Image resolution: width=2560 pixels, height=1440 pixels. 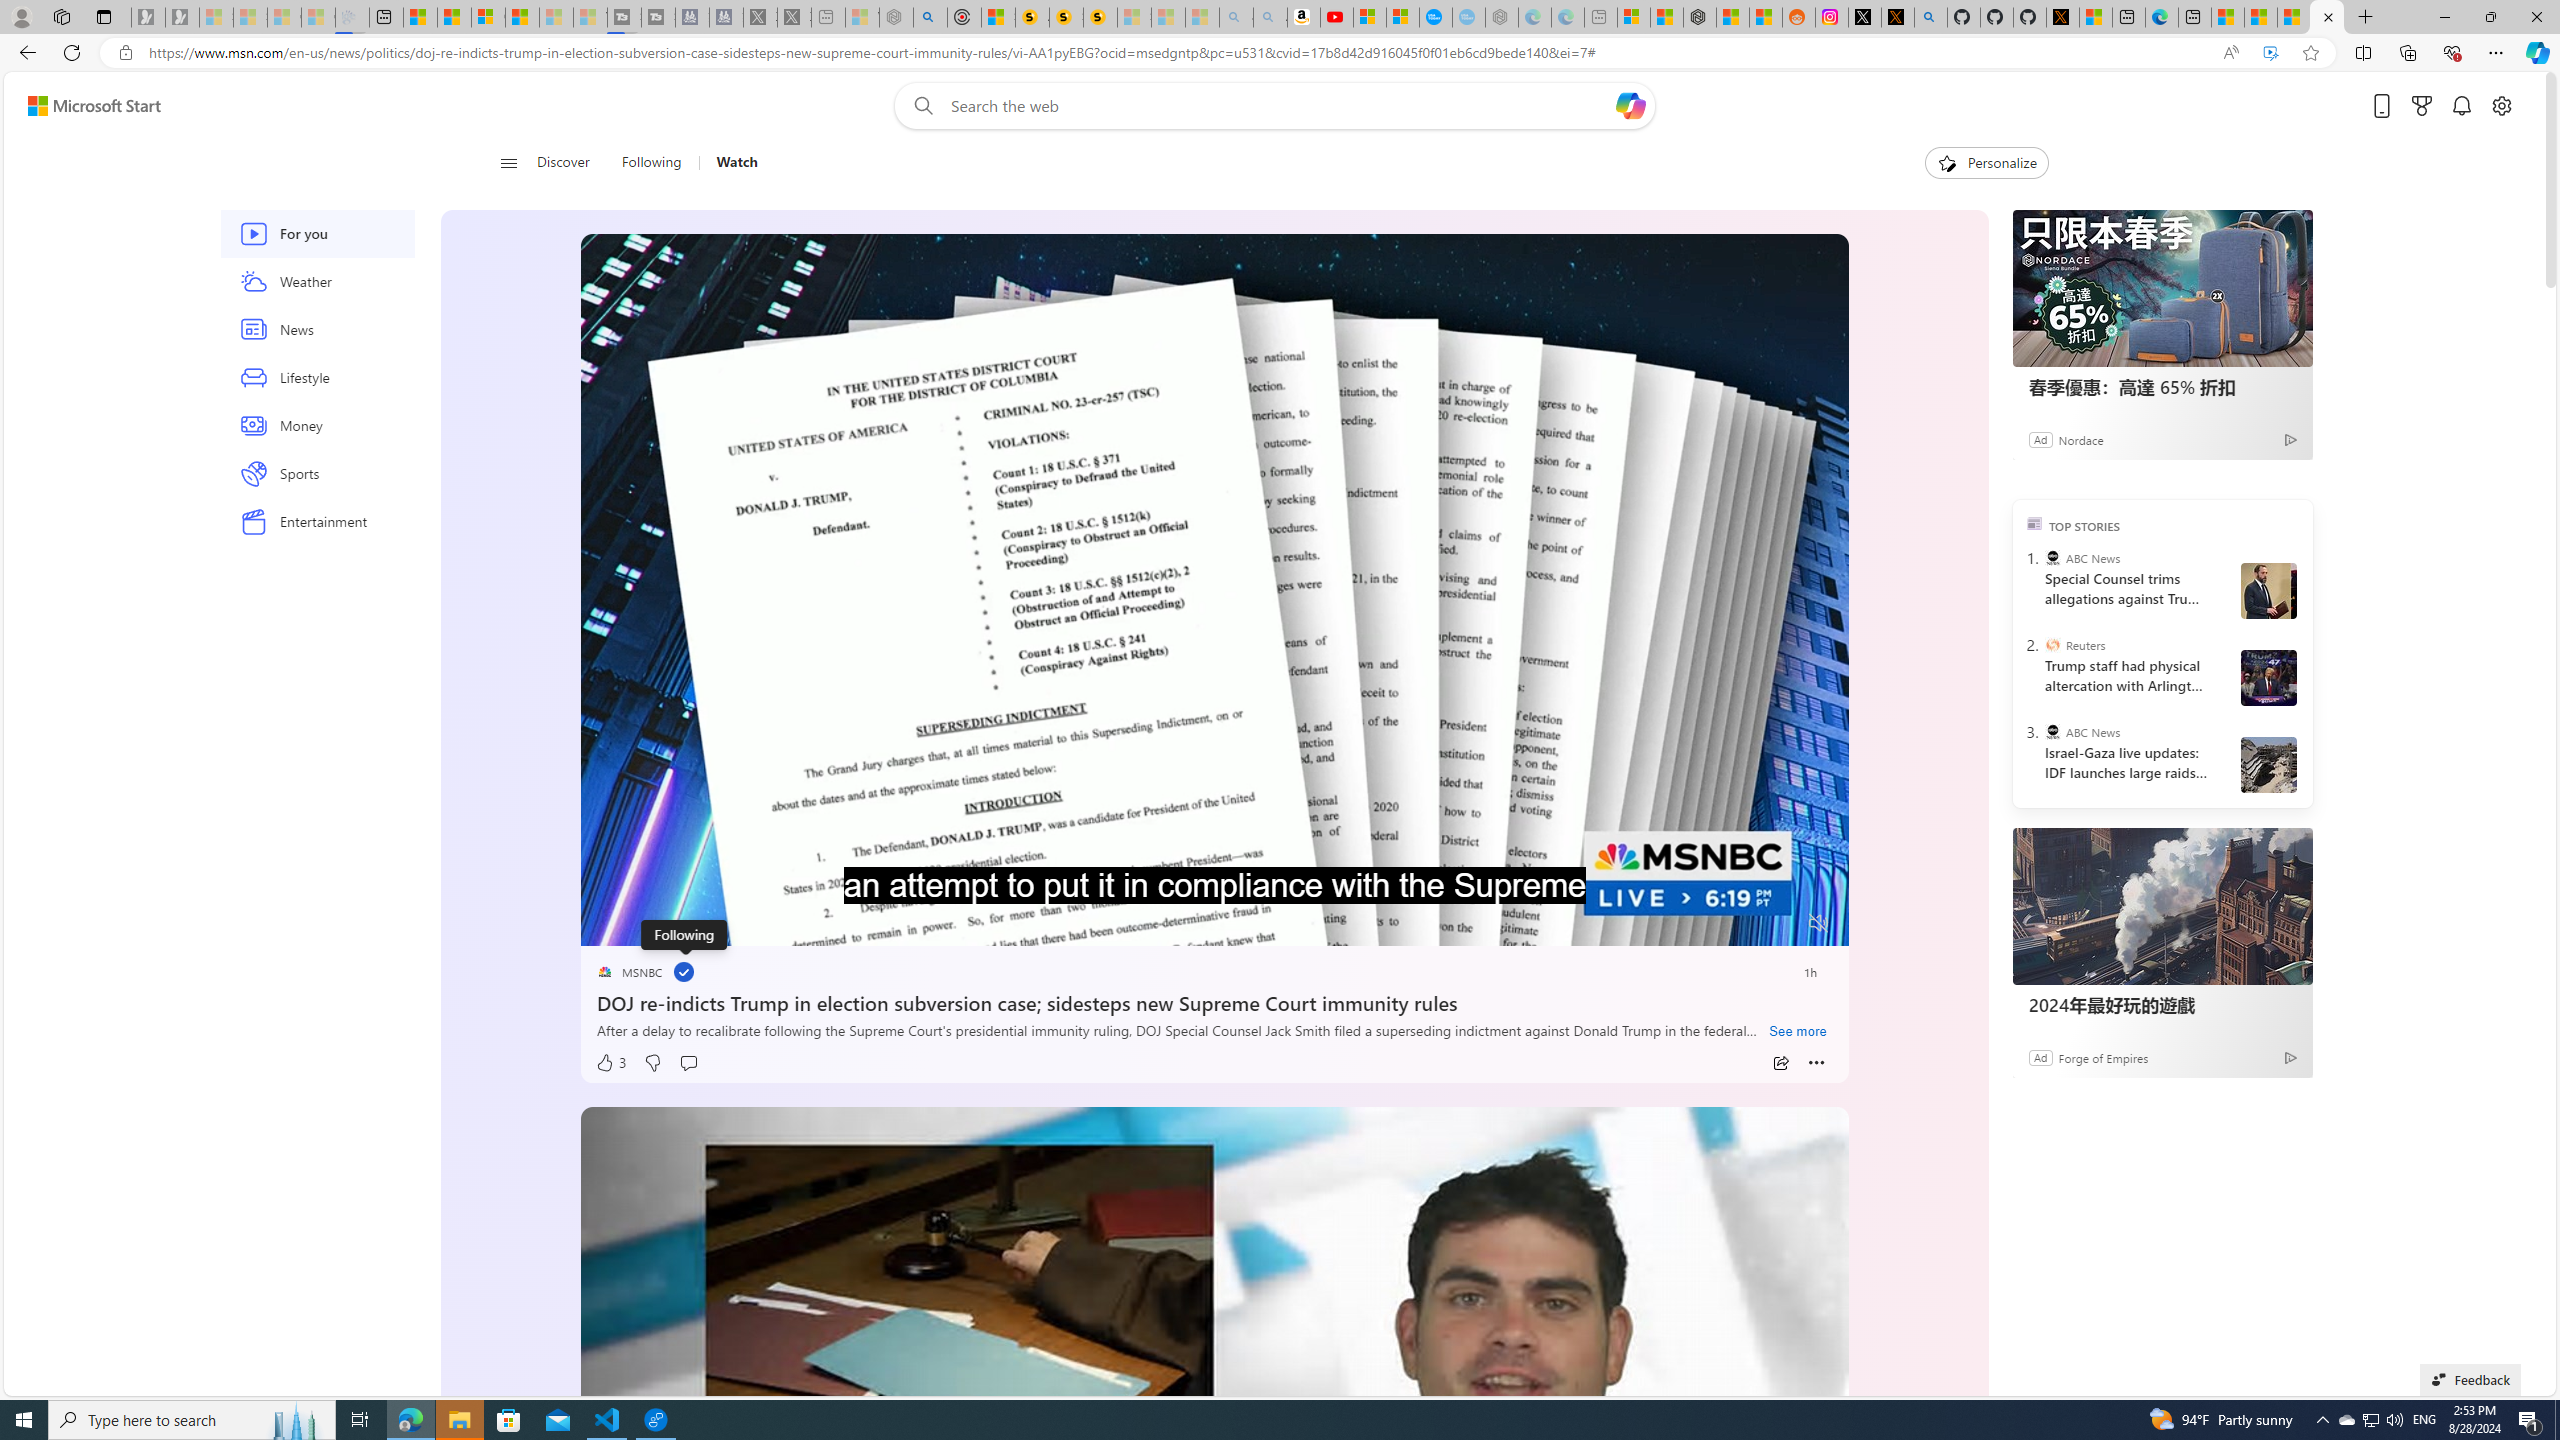 I want to click on 'github - Search', so click(x=1931, y=16).